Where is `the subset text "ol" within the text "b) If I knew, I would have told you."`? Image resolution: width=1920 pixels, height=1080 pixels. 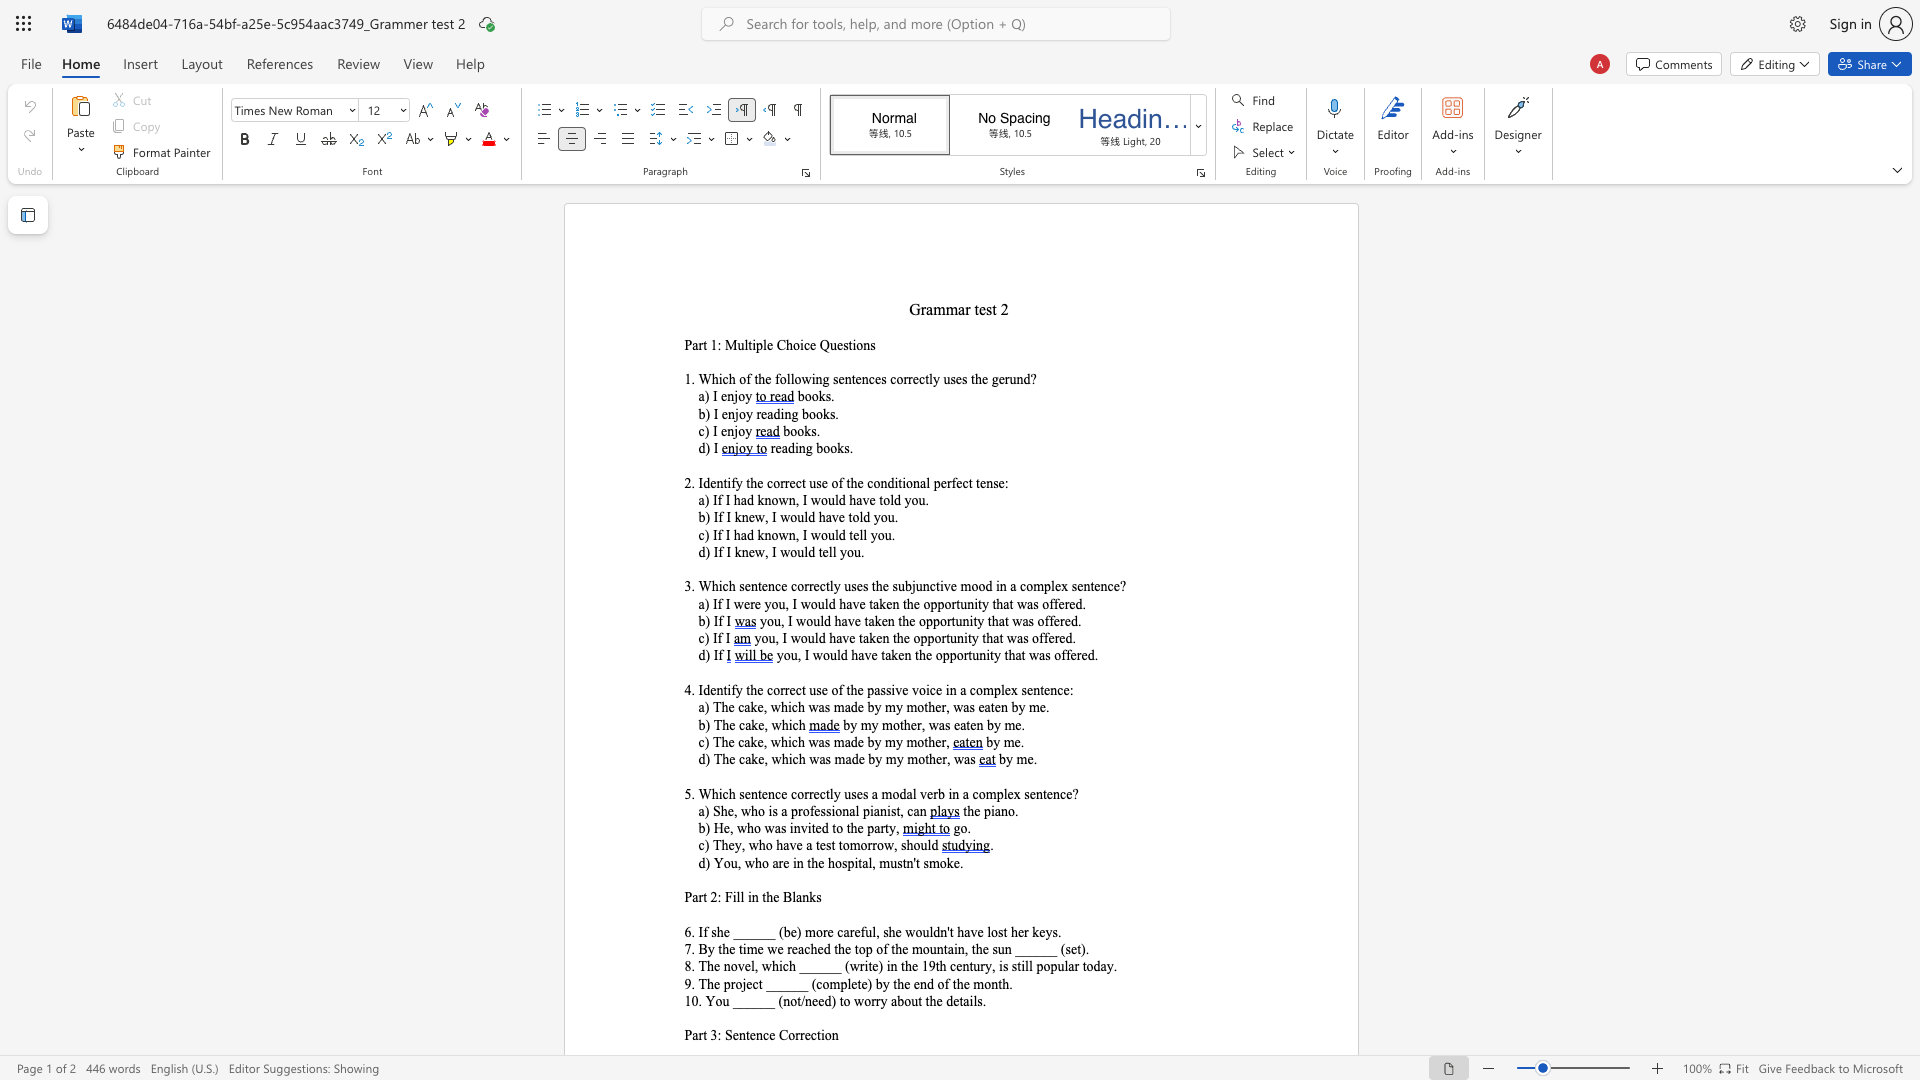
the subset text "ol" within the text "b) If I knew, I would have told you." is located at coordinates (852, 516).